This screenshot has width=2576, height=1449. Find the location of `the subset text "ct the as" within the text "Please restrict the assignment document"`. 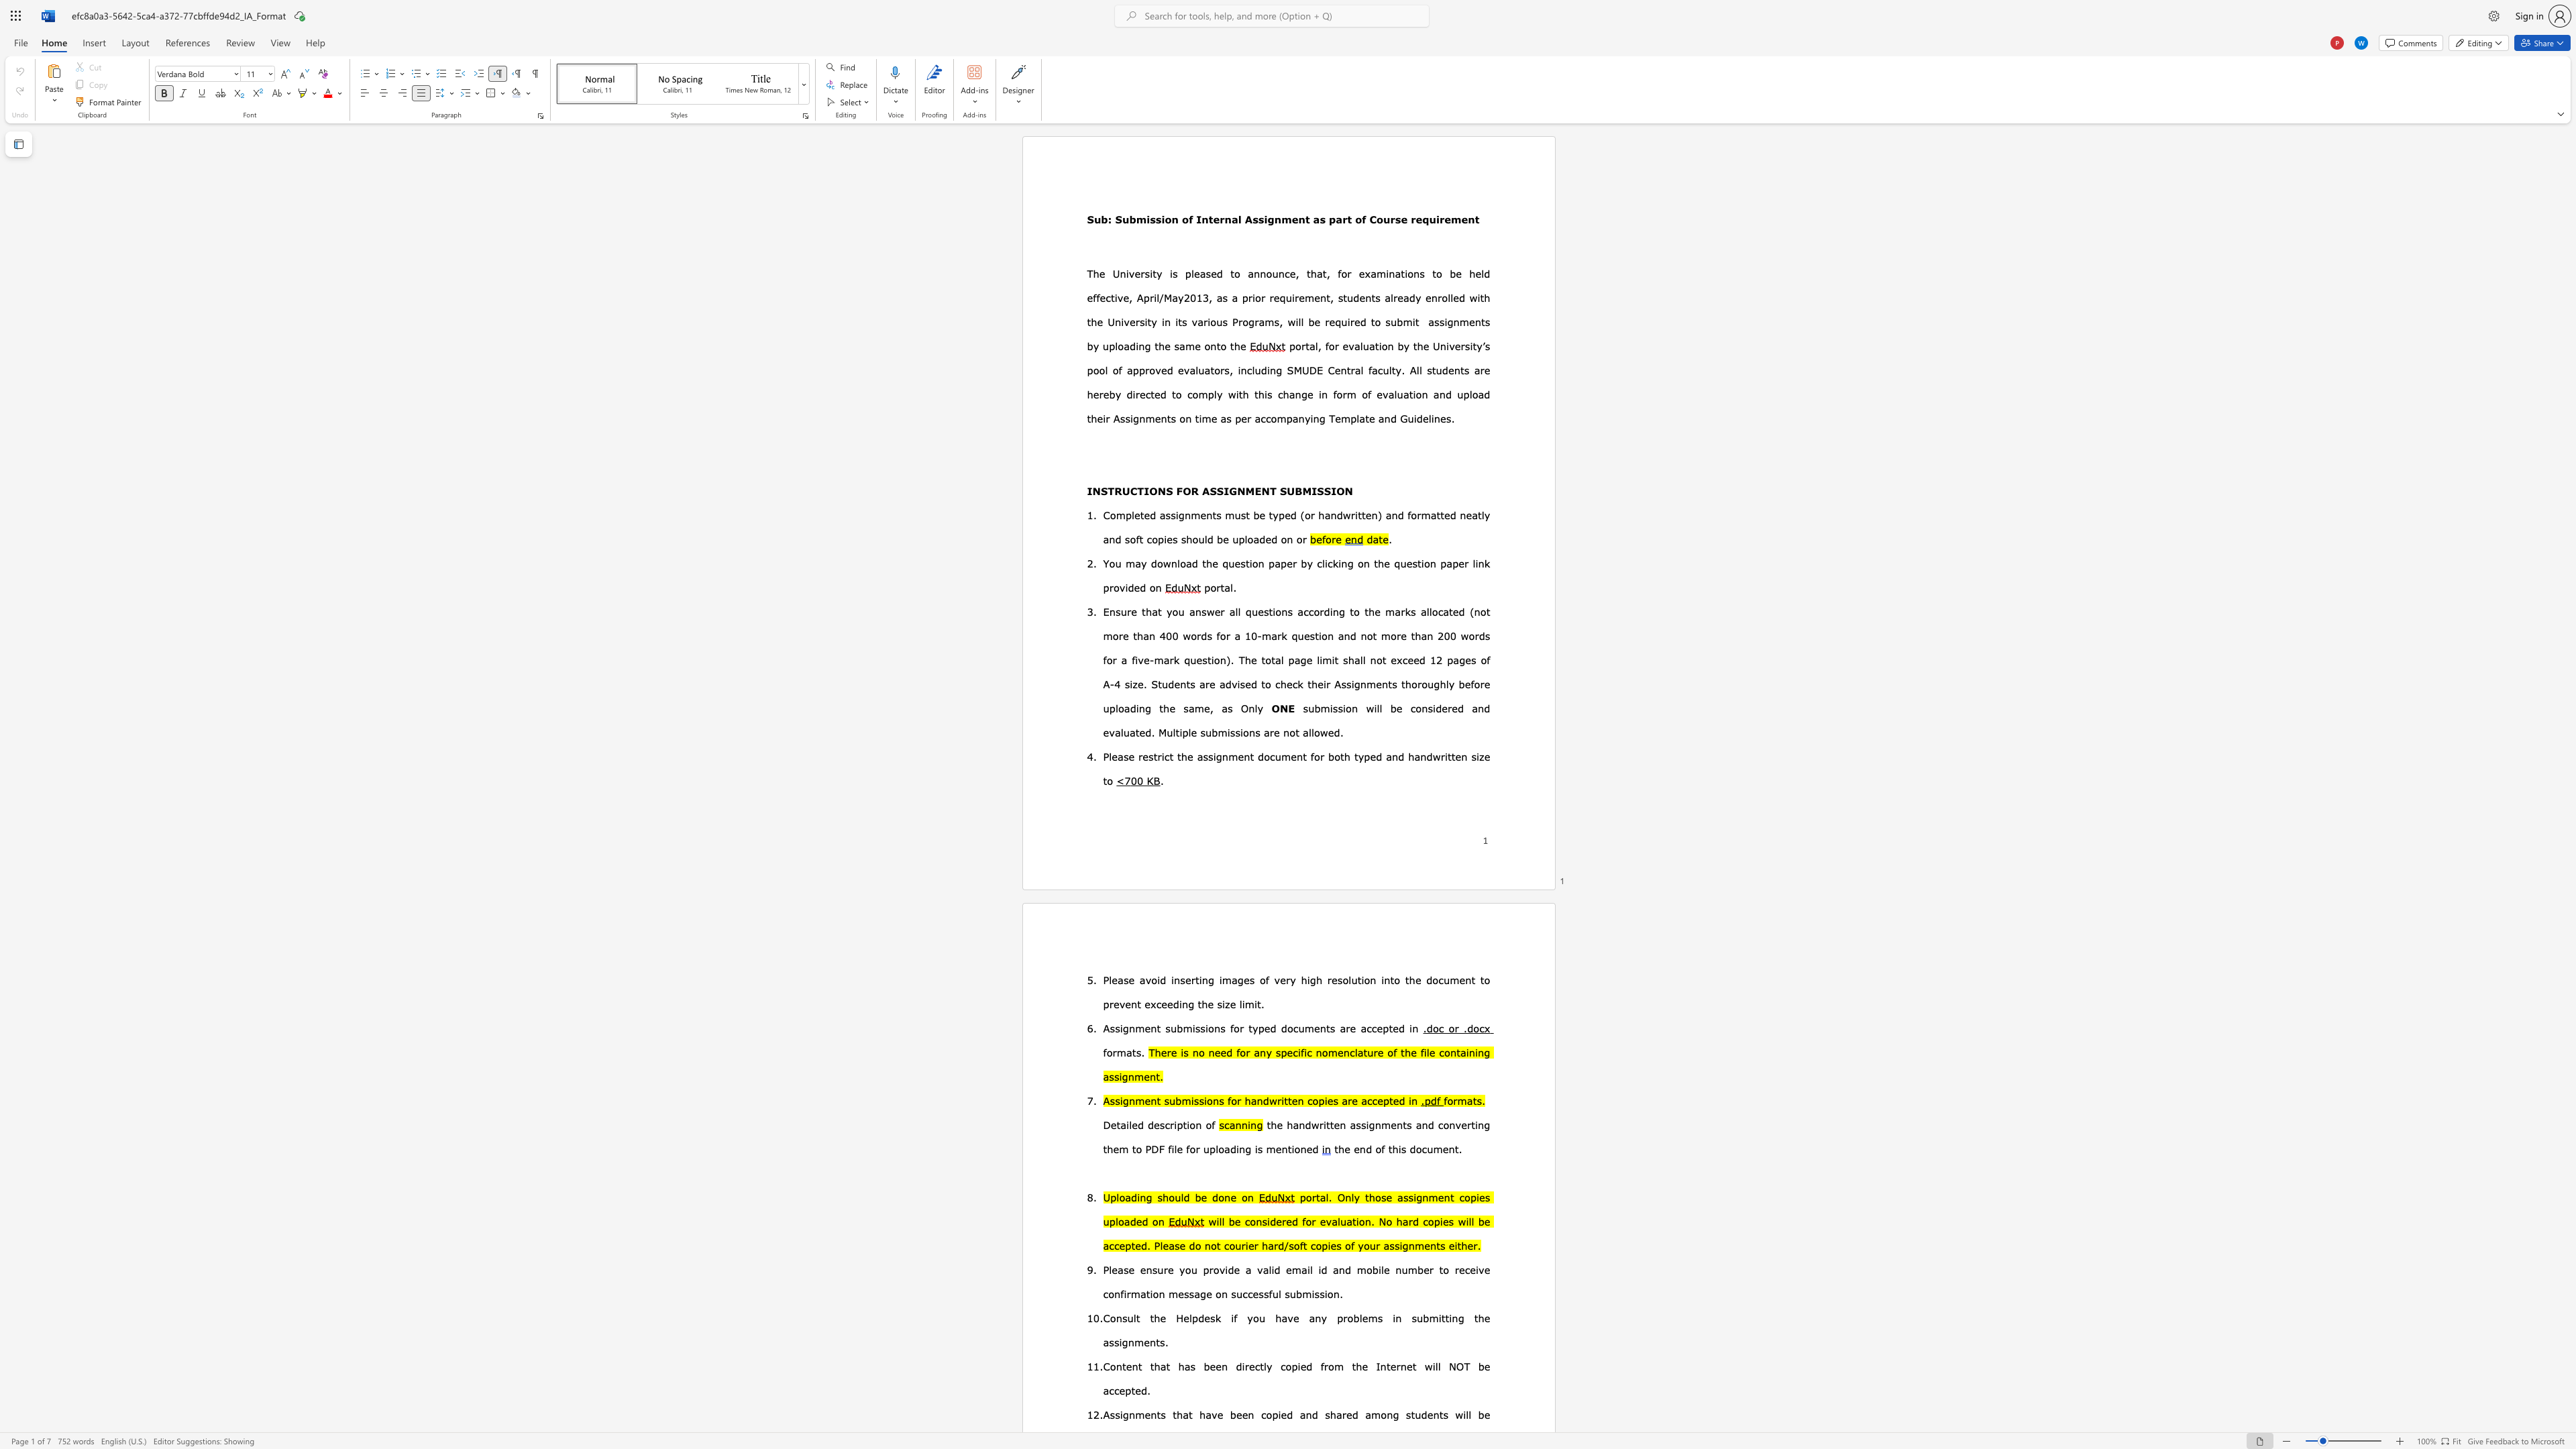

the subset text "ct the as" within the text "Please restrict the assignment document" is located at coordinates (1163, 756).